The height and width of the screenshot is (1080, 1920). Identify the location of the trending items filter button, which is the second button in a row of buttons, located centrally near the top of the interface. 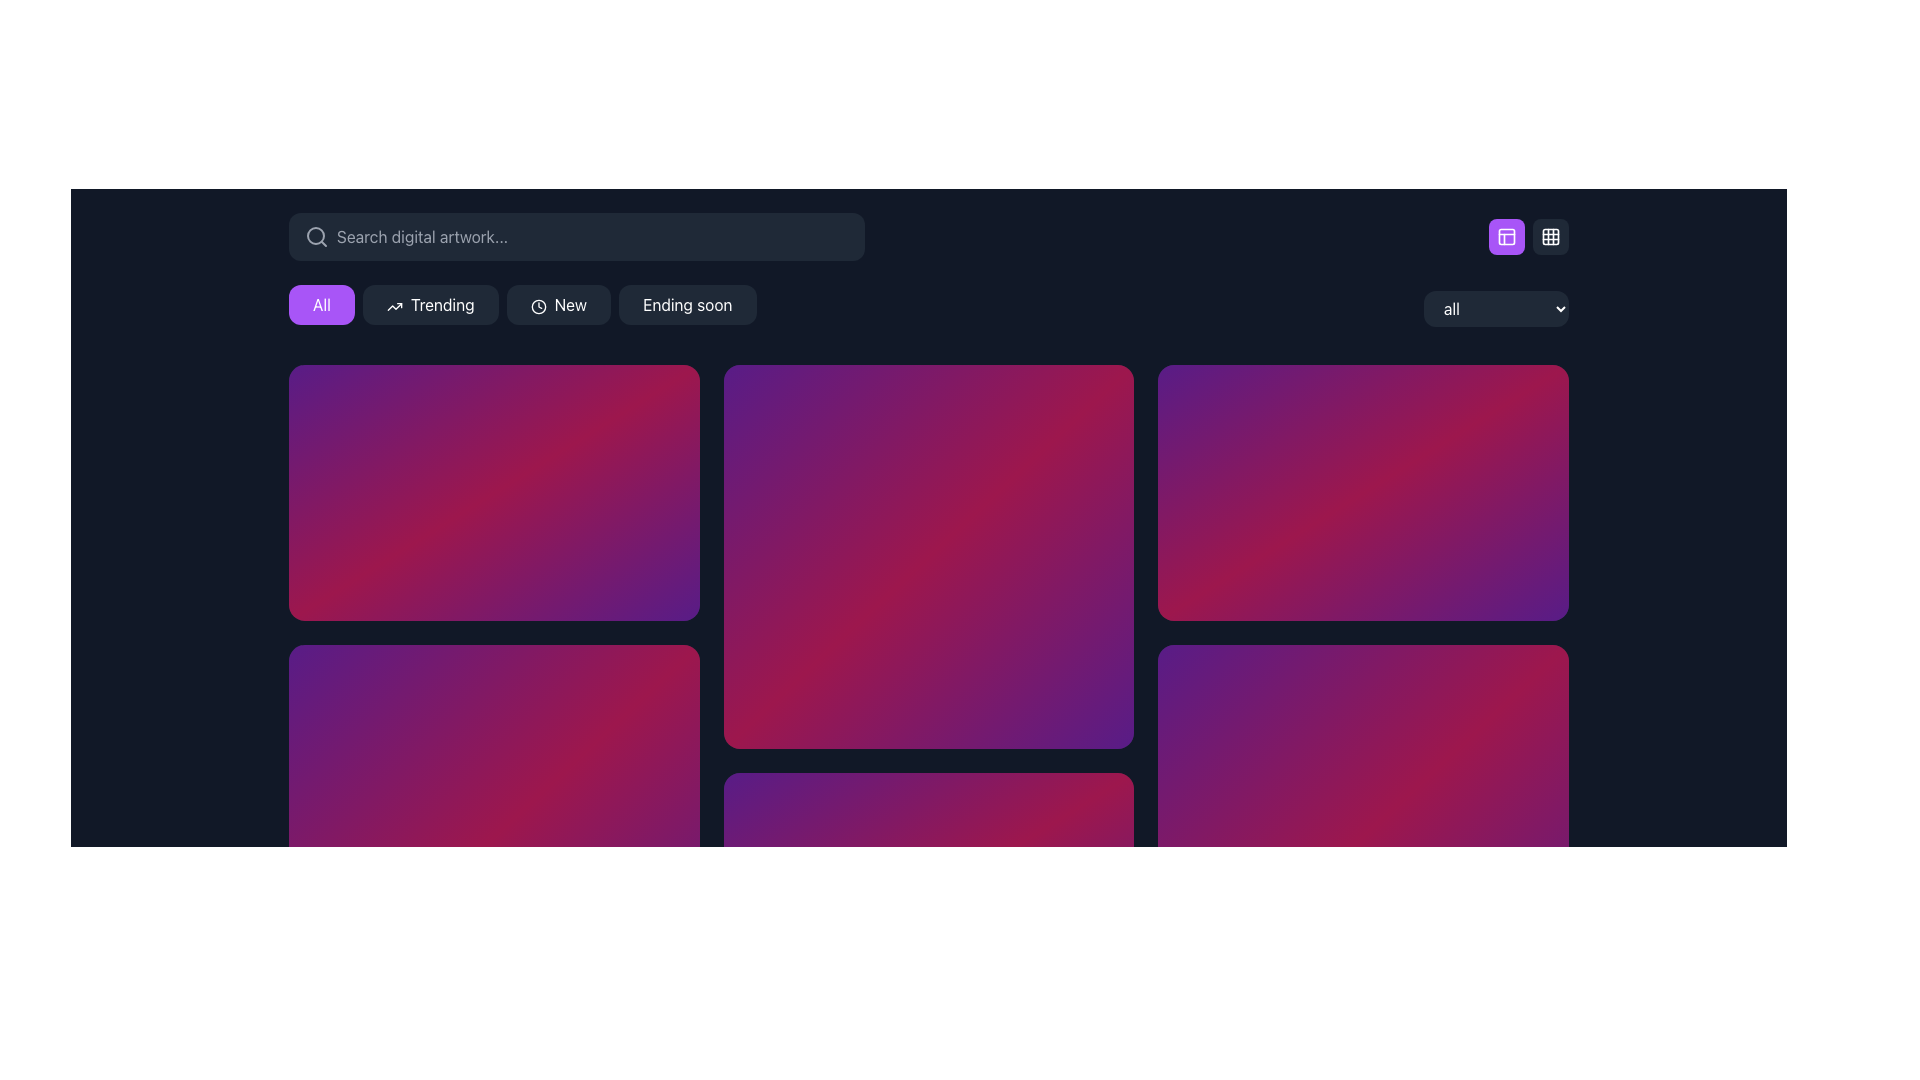
(429, 304).